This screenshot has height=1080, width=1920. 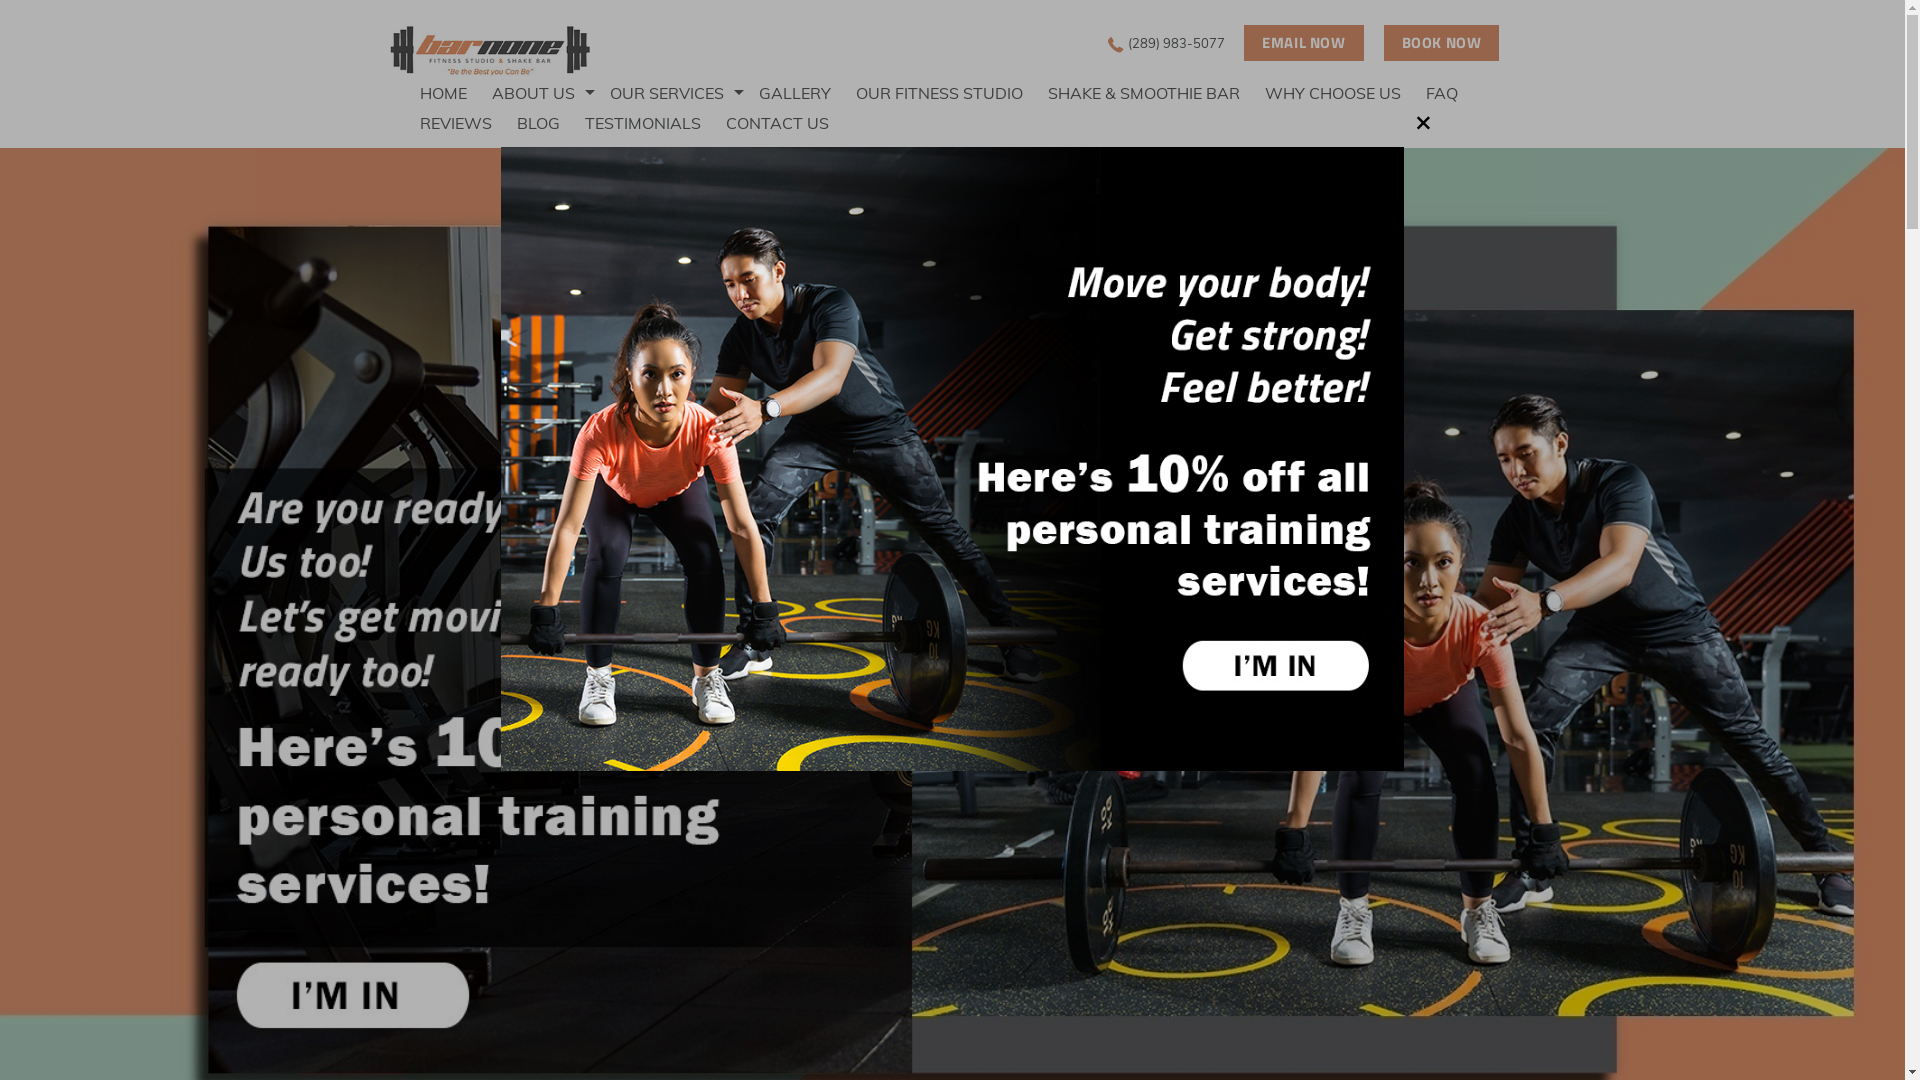 What do you see at coordinates (455, 92) in the screenshot?
I see `'HOME'` at bounding box center [455, 92].